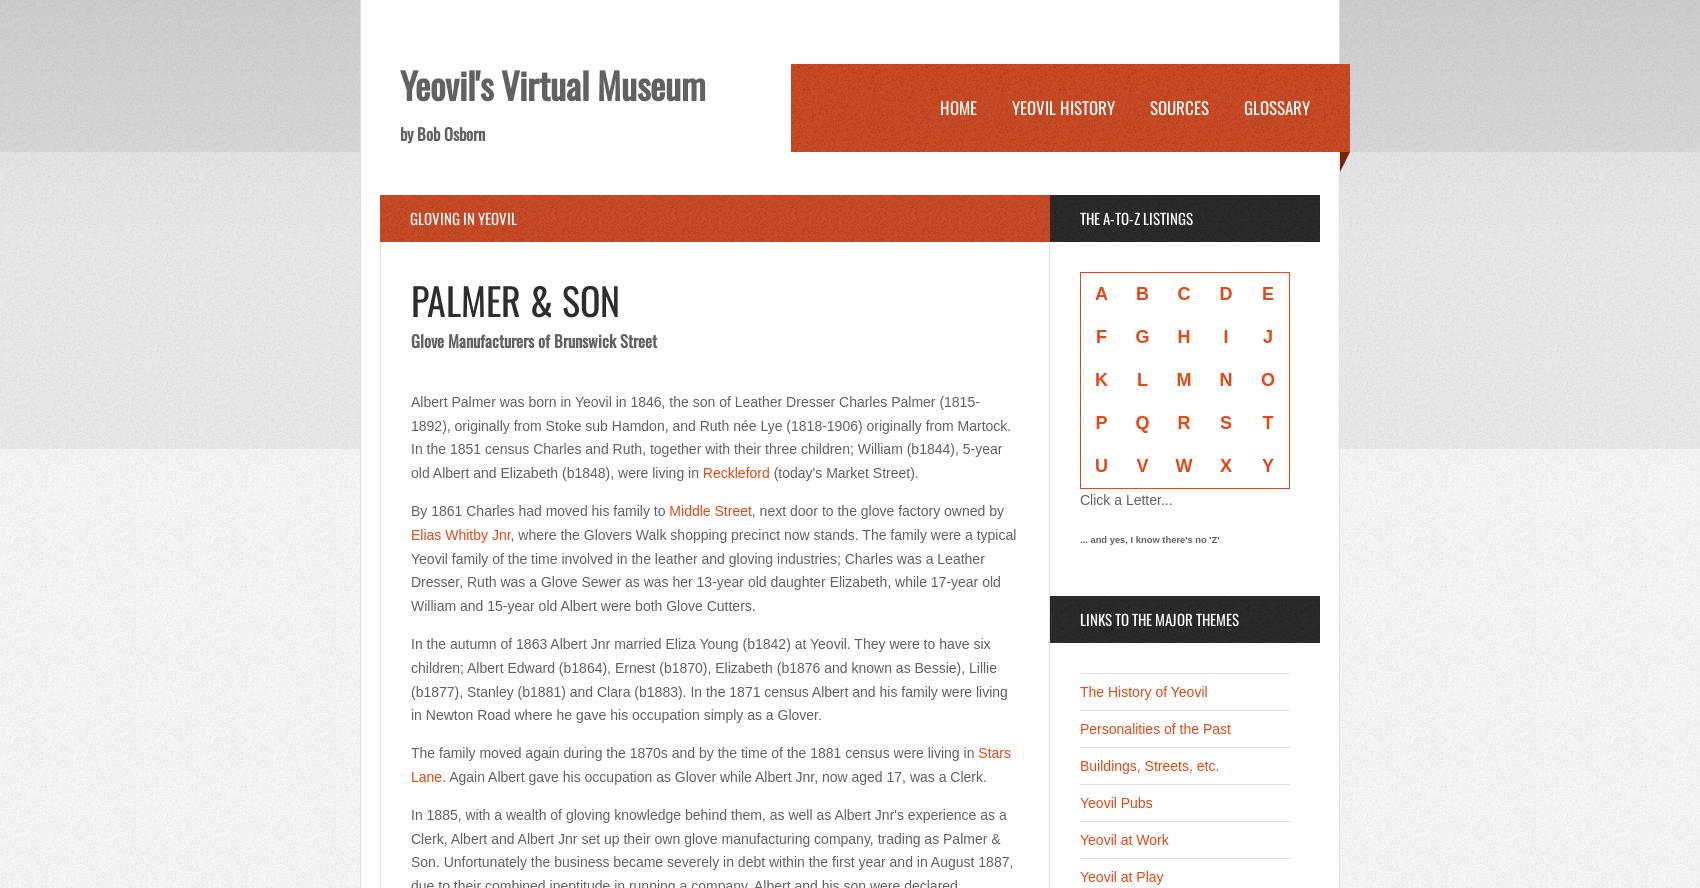 The height and width of the screenshot is (888, 1700). What do you see at coordinates (1266, 379) in the screenshot?
I see `'O'` at bounding box center [1266, 379].